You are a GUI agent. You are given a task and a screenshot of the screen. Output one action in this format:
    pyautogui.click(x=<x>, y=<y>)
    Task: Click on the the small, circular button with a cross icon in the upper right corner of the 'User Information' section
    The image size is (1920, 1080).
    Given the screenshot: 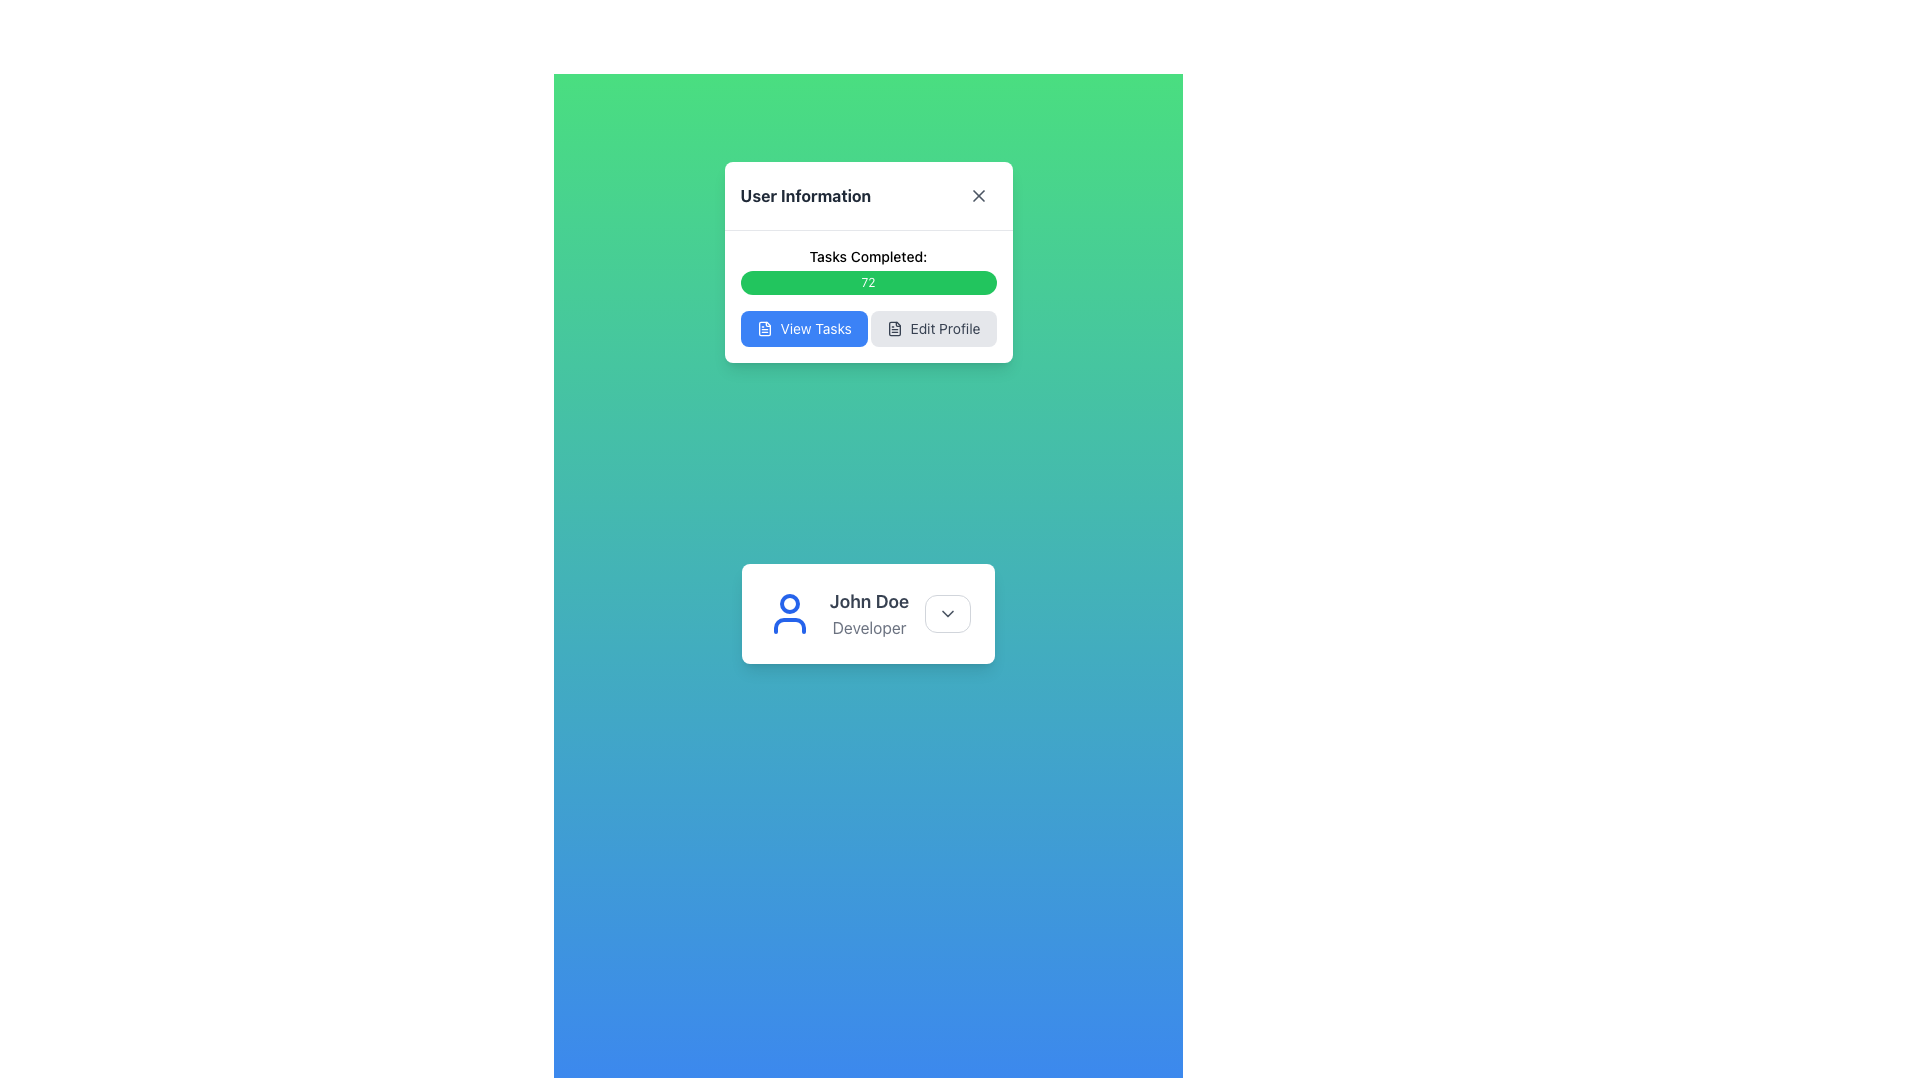 What is the action you would take?
    pyautogui.click(x=978, y=196)
    